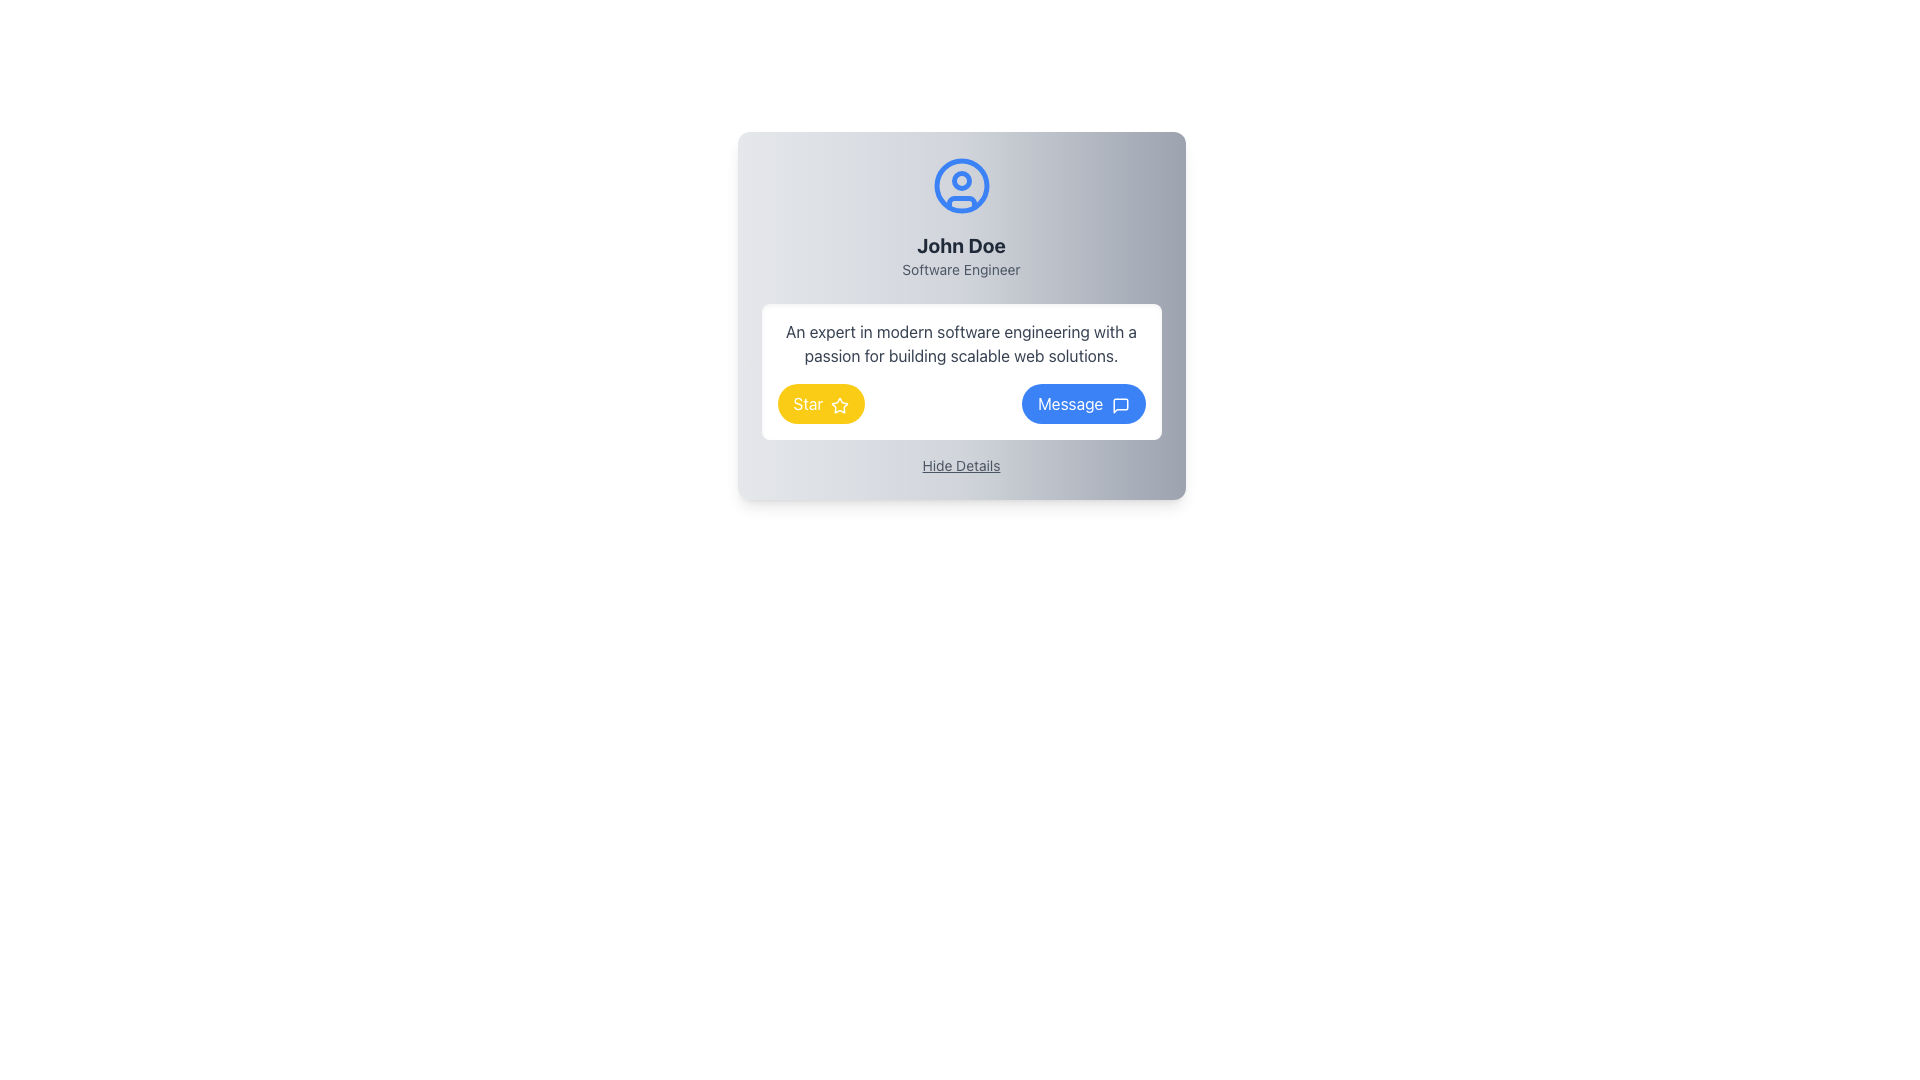  Describe the element at coordinates (961, 185) in the screenshot. I see `the circular user profile icon with a blue outline located at the top central region of the card interface, above the text 'John Doe' and 'Software Engineer'` at that location.